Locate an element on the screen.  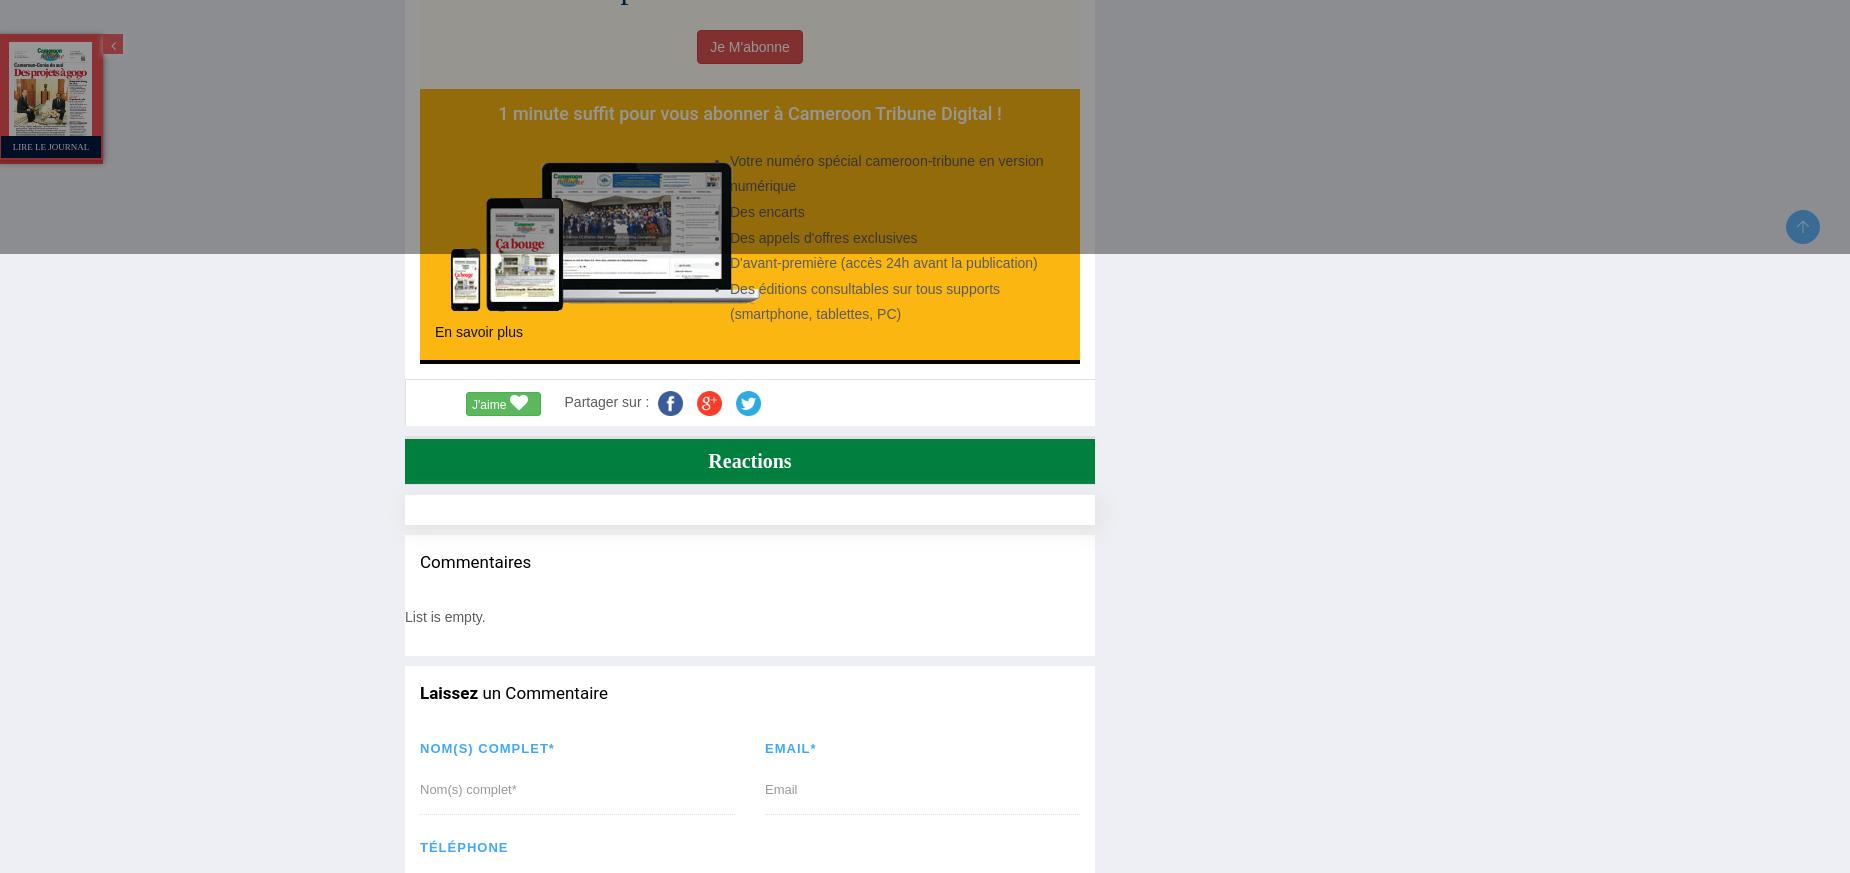
'Des encarts' is located at coordinates (767, 210).